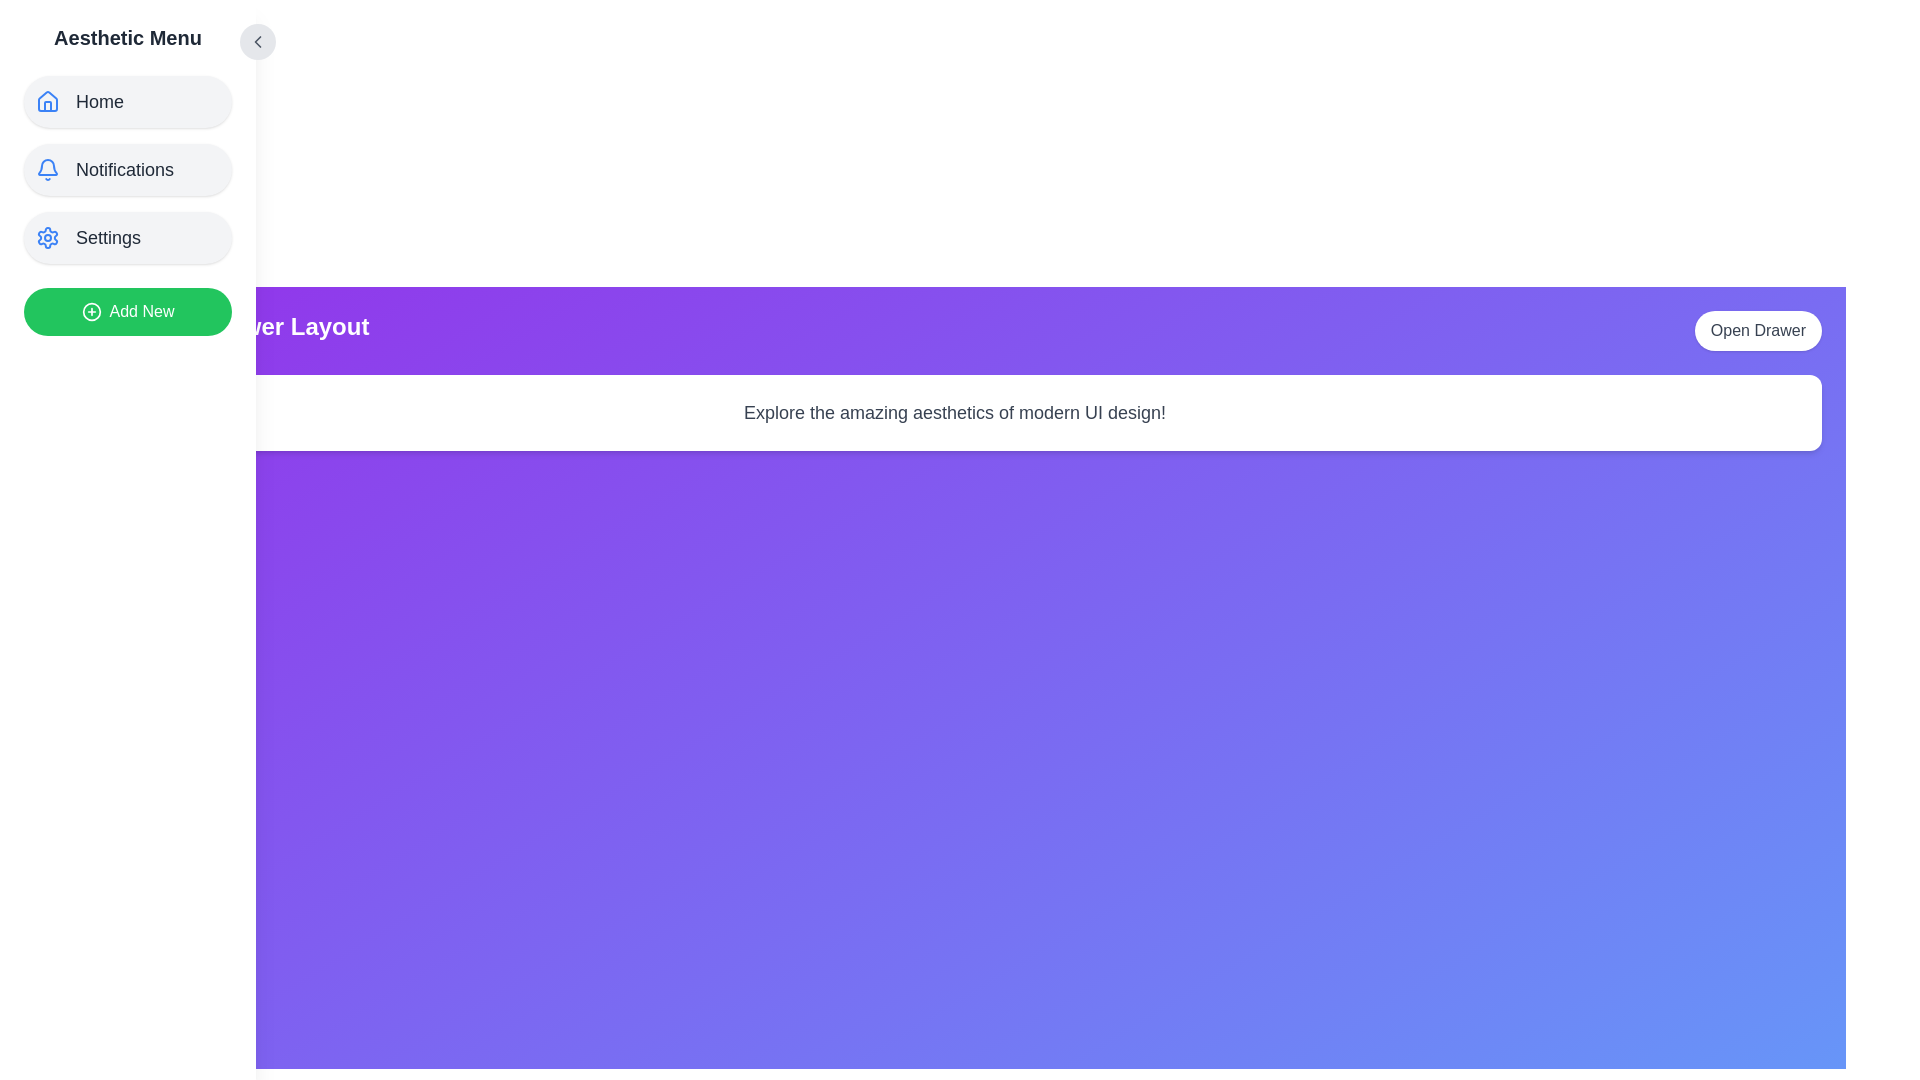  What do you see at coordinates (48, 100) in the screenshot?
I see `the 'Home' icon located at the top of the 'Aesthetic Menu' sidebar` at bounding box center [48, 100].